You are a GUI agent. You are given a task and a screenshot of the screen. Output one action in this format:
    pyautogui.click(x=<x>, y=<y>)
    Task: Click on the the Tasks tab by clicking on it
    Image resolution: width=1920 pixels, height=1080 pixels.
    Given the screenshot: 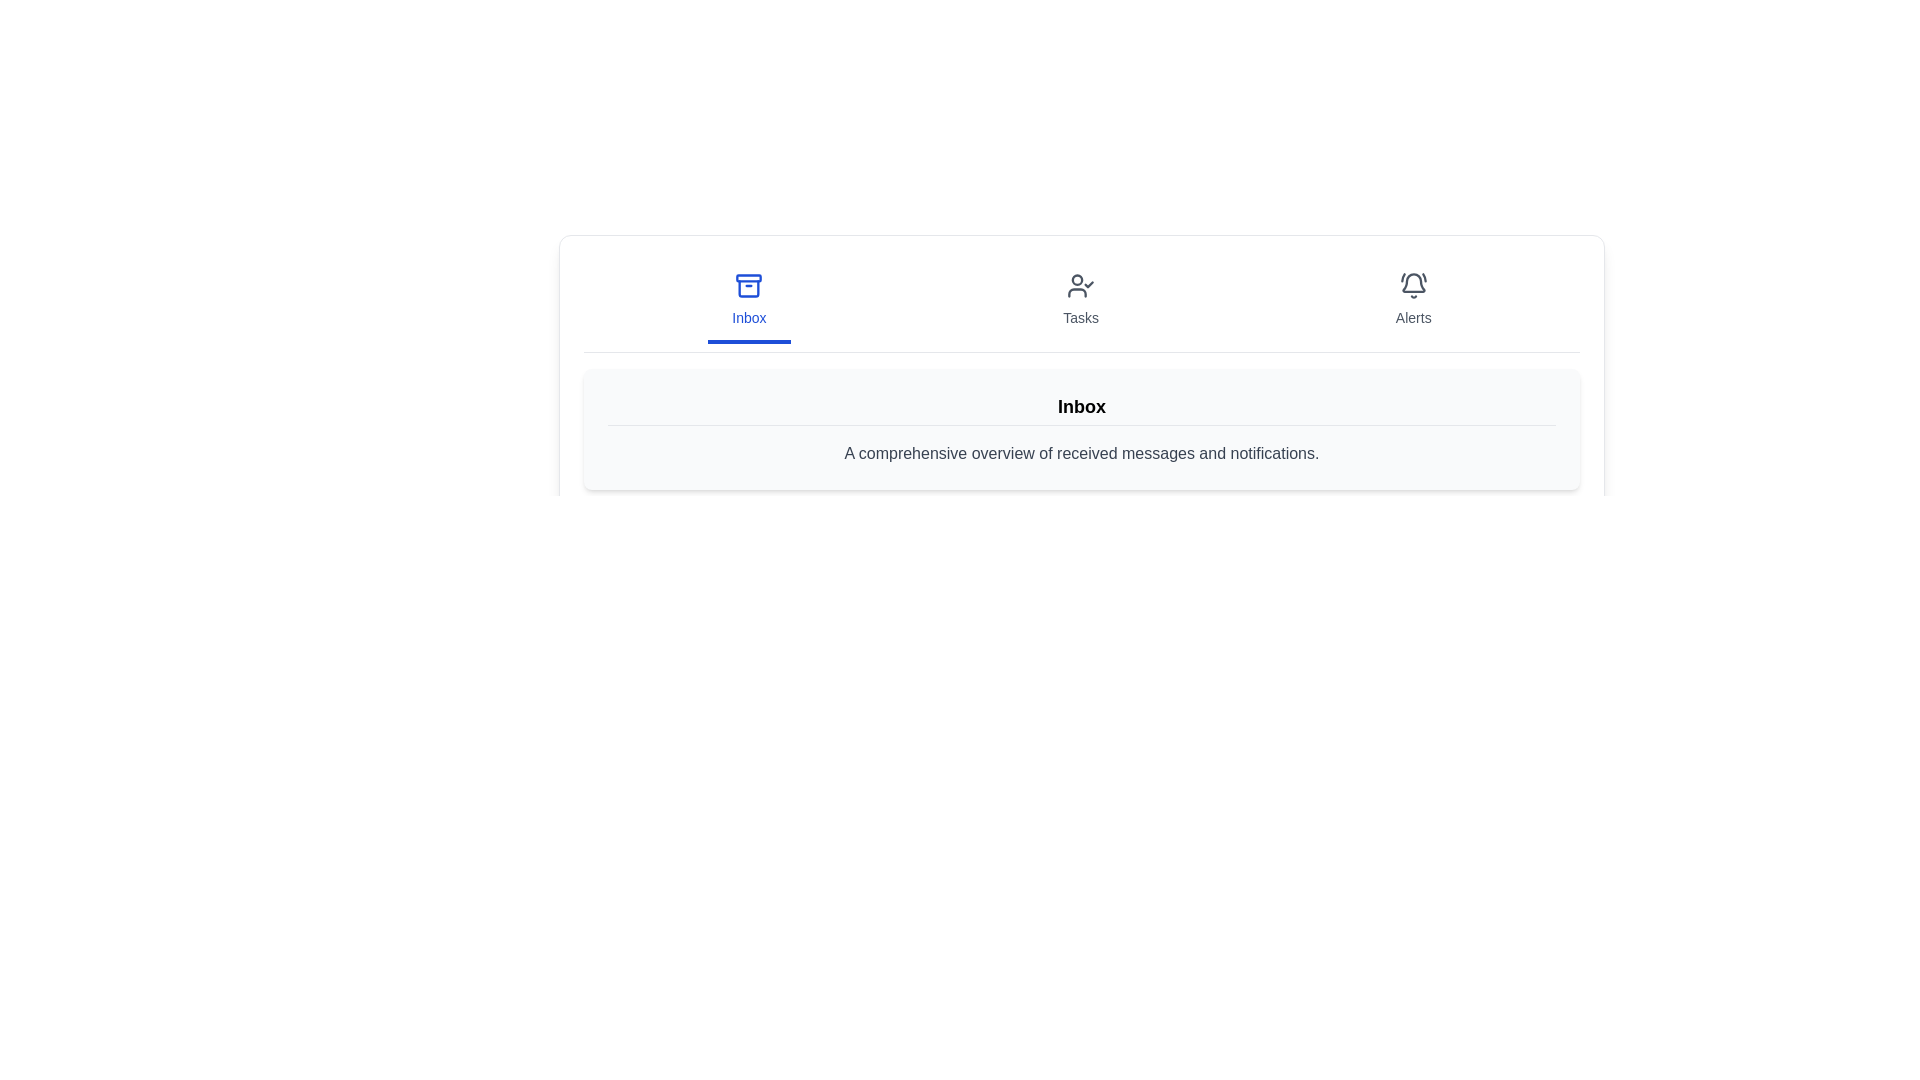 What is the action you would take?
    pyautogui.click(x=1079, y=301)
    